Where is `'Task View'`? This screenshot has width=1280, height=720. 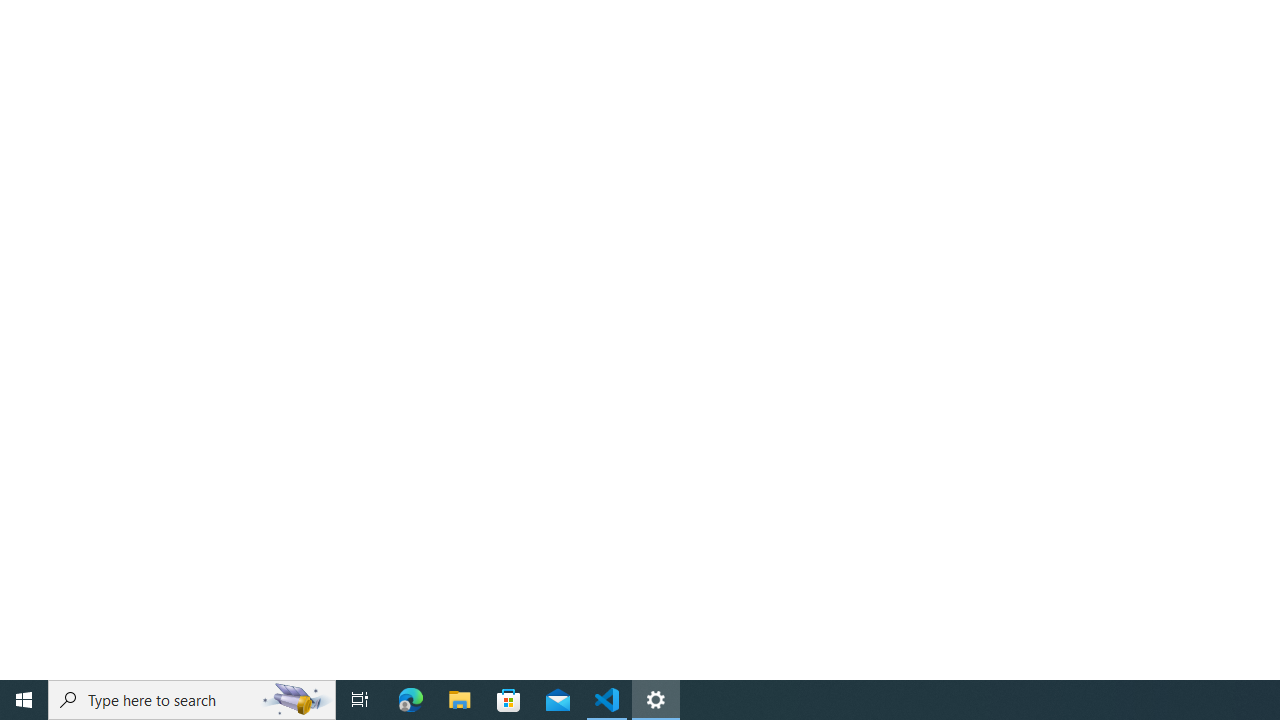
'Task View' is located at coordinates (359, 698).